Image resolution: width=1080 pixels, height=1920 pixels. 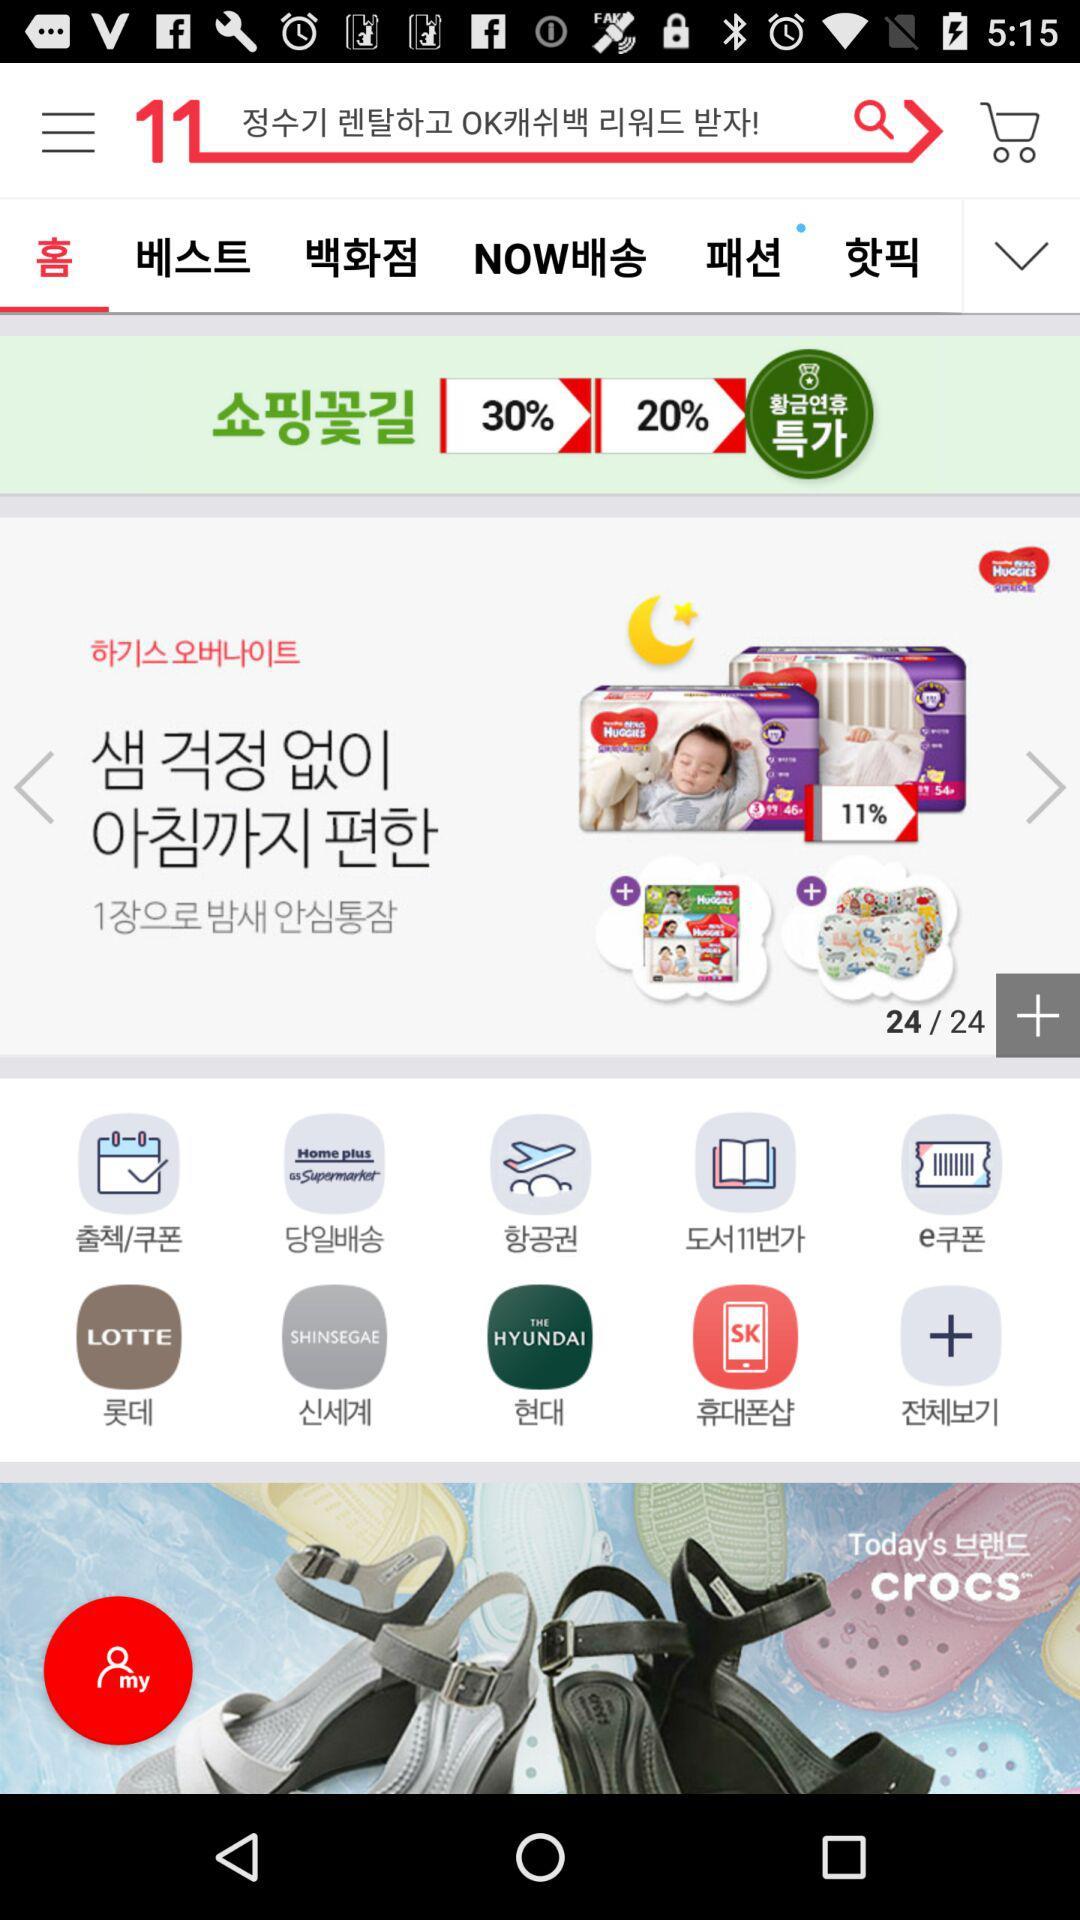 What do you see at coordinates (118, 1793) in the screenshot?
I see `the avatar icon` at bounding box center [118, 1793].